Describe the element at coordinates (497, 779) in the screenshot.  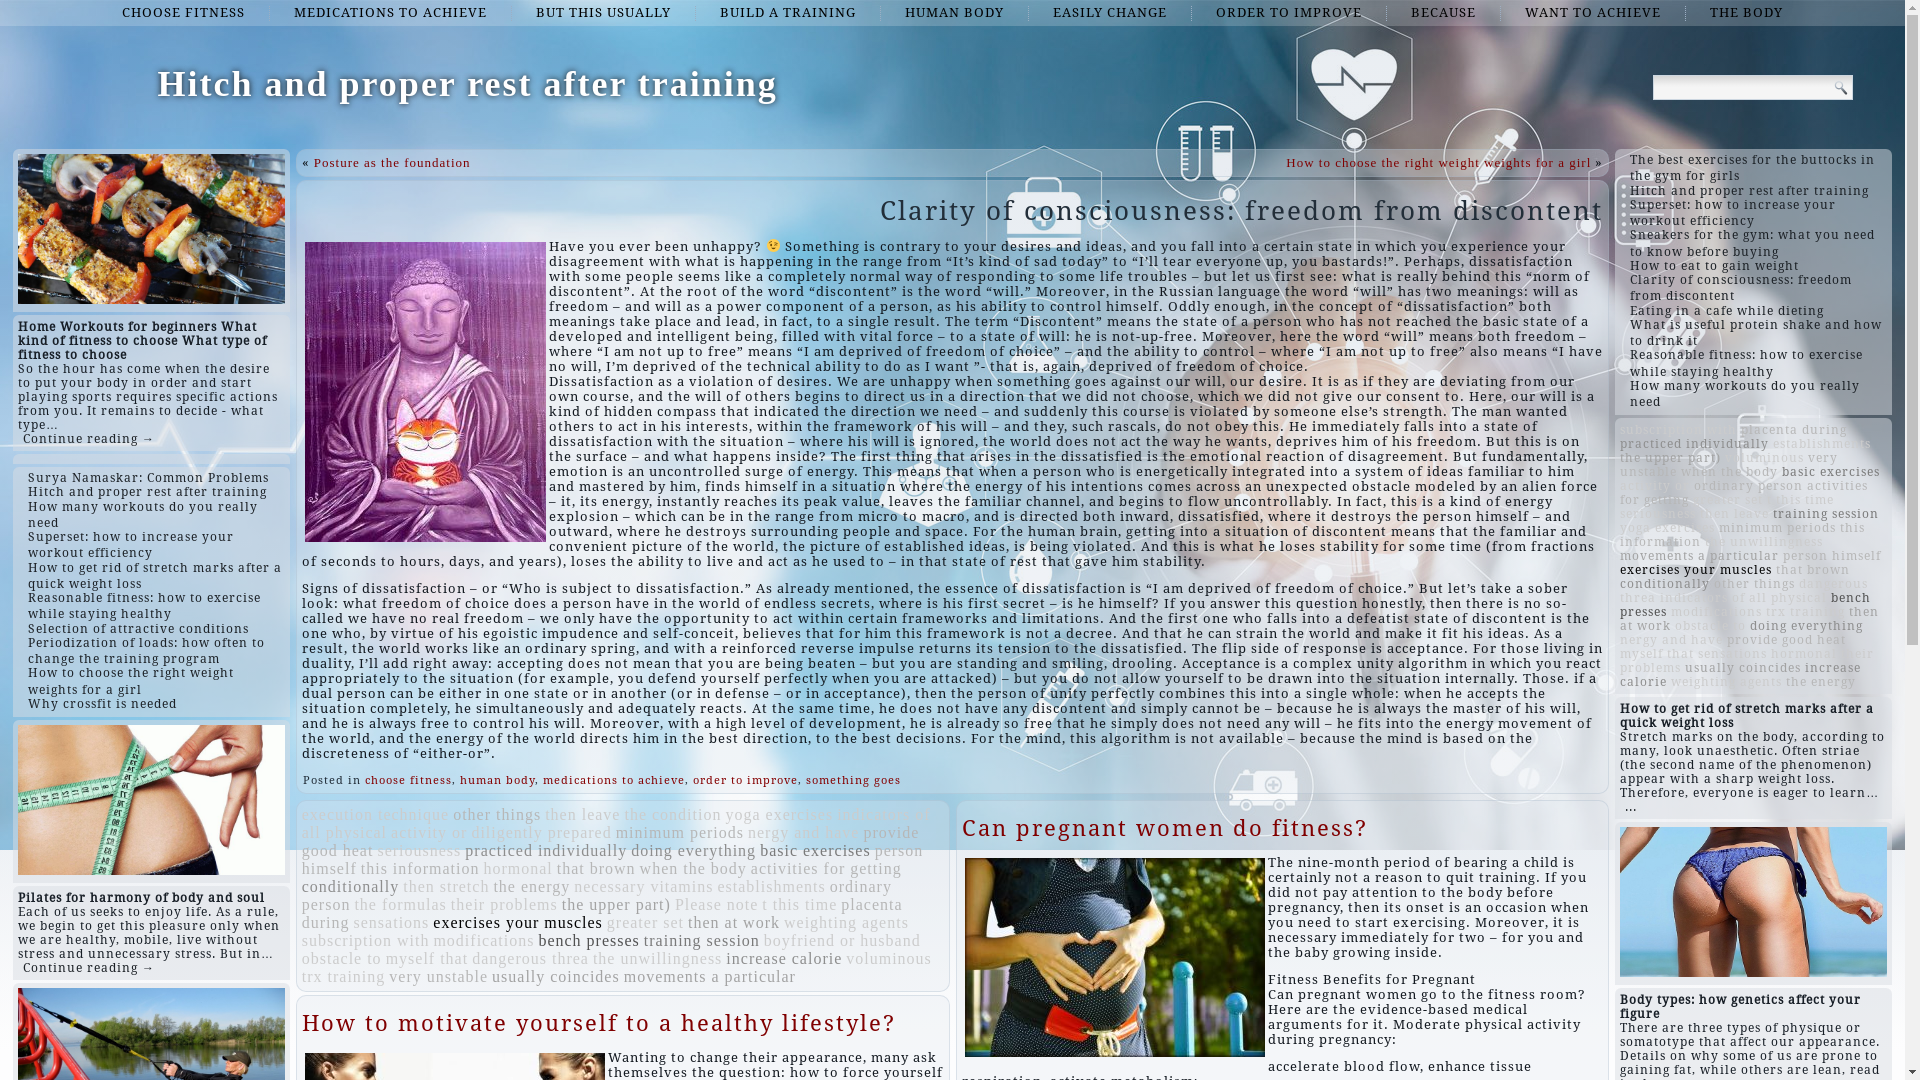
I see `'human body'` at that location.